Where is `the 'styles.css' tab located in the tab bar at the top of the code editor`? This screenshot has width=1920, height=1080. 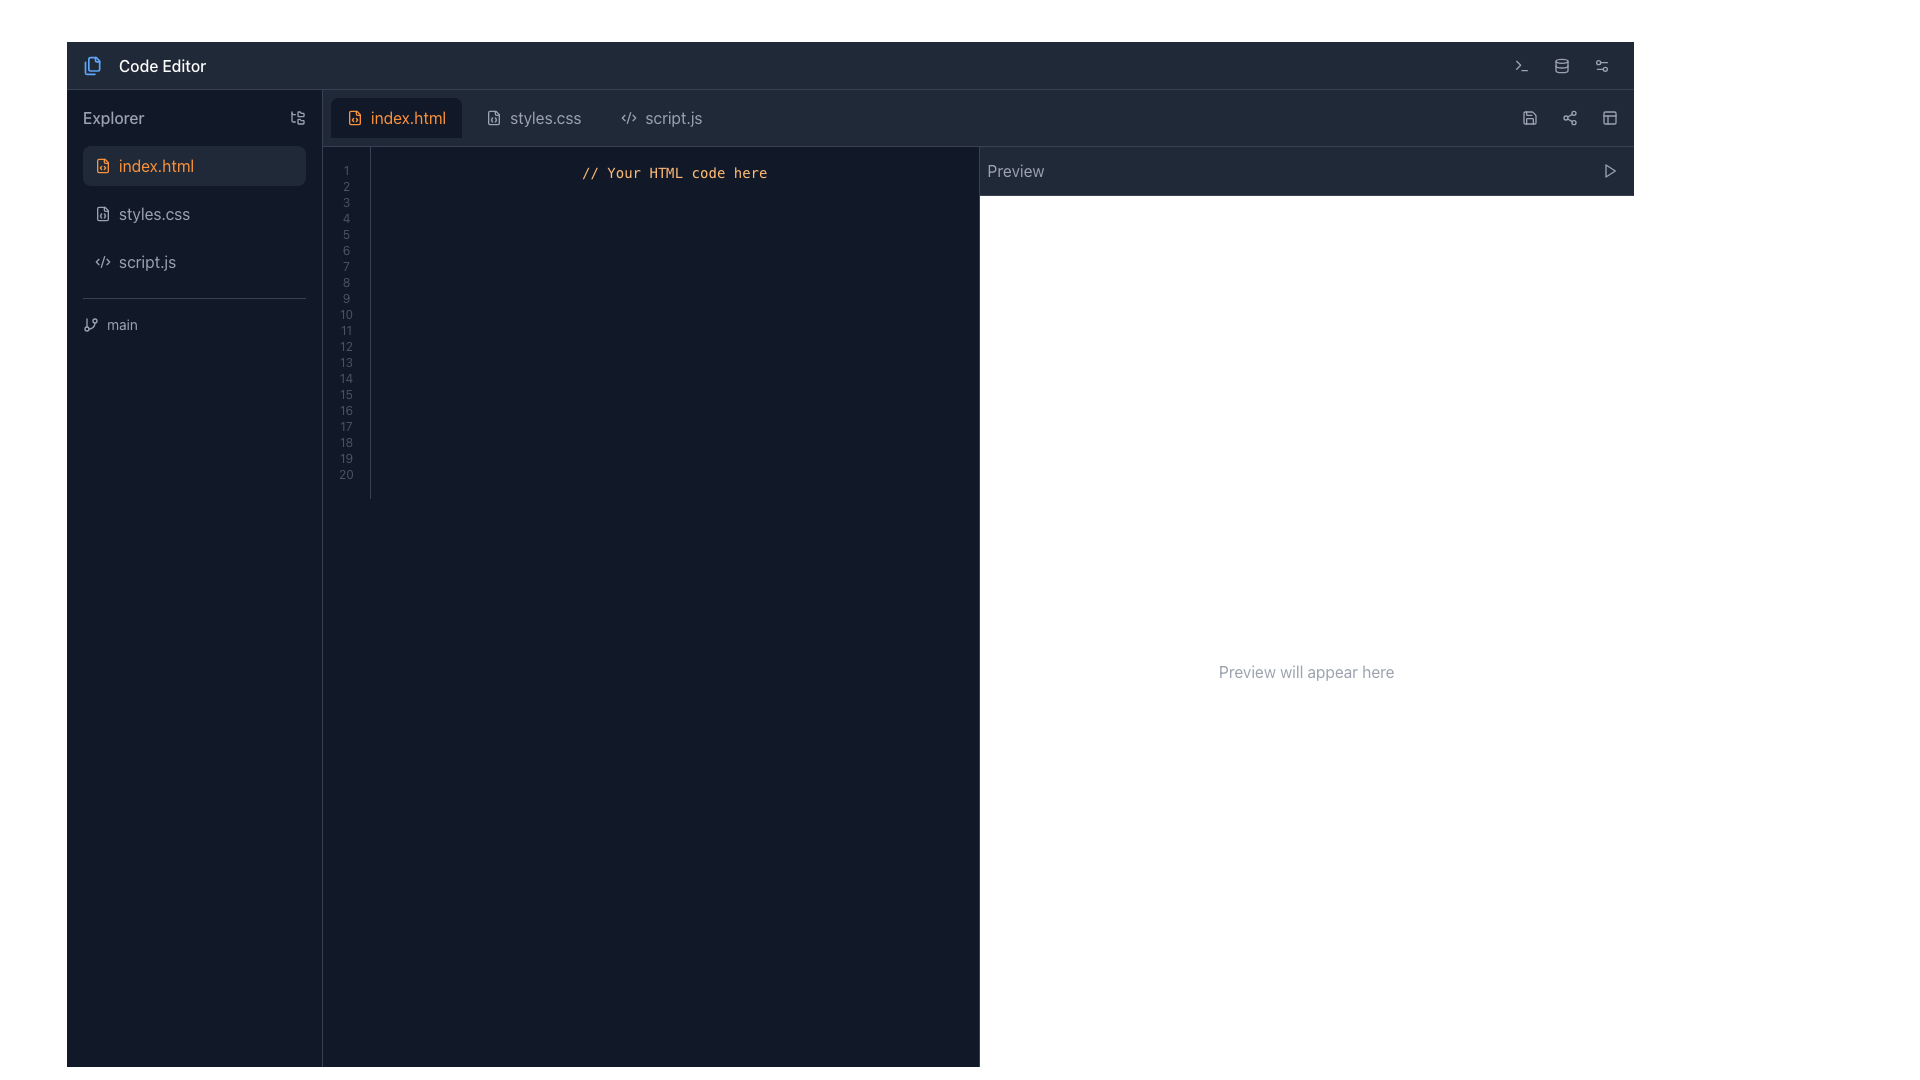 the 'styles.css' tab located in the tab bar at the top of the code editor is located at coordinates (524, 118).